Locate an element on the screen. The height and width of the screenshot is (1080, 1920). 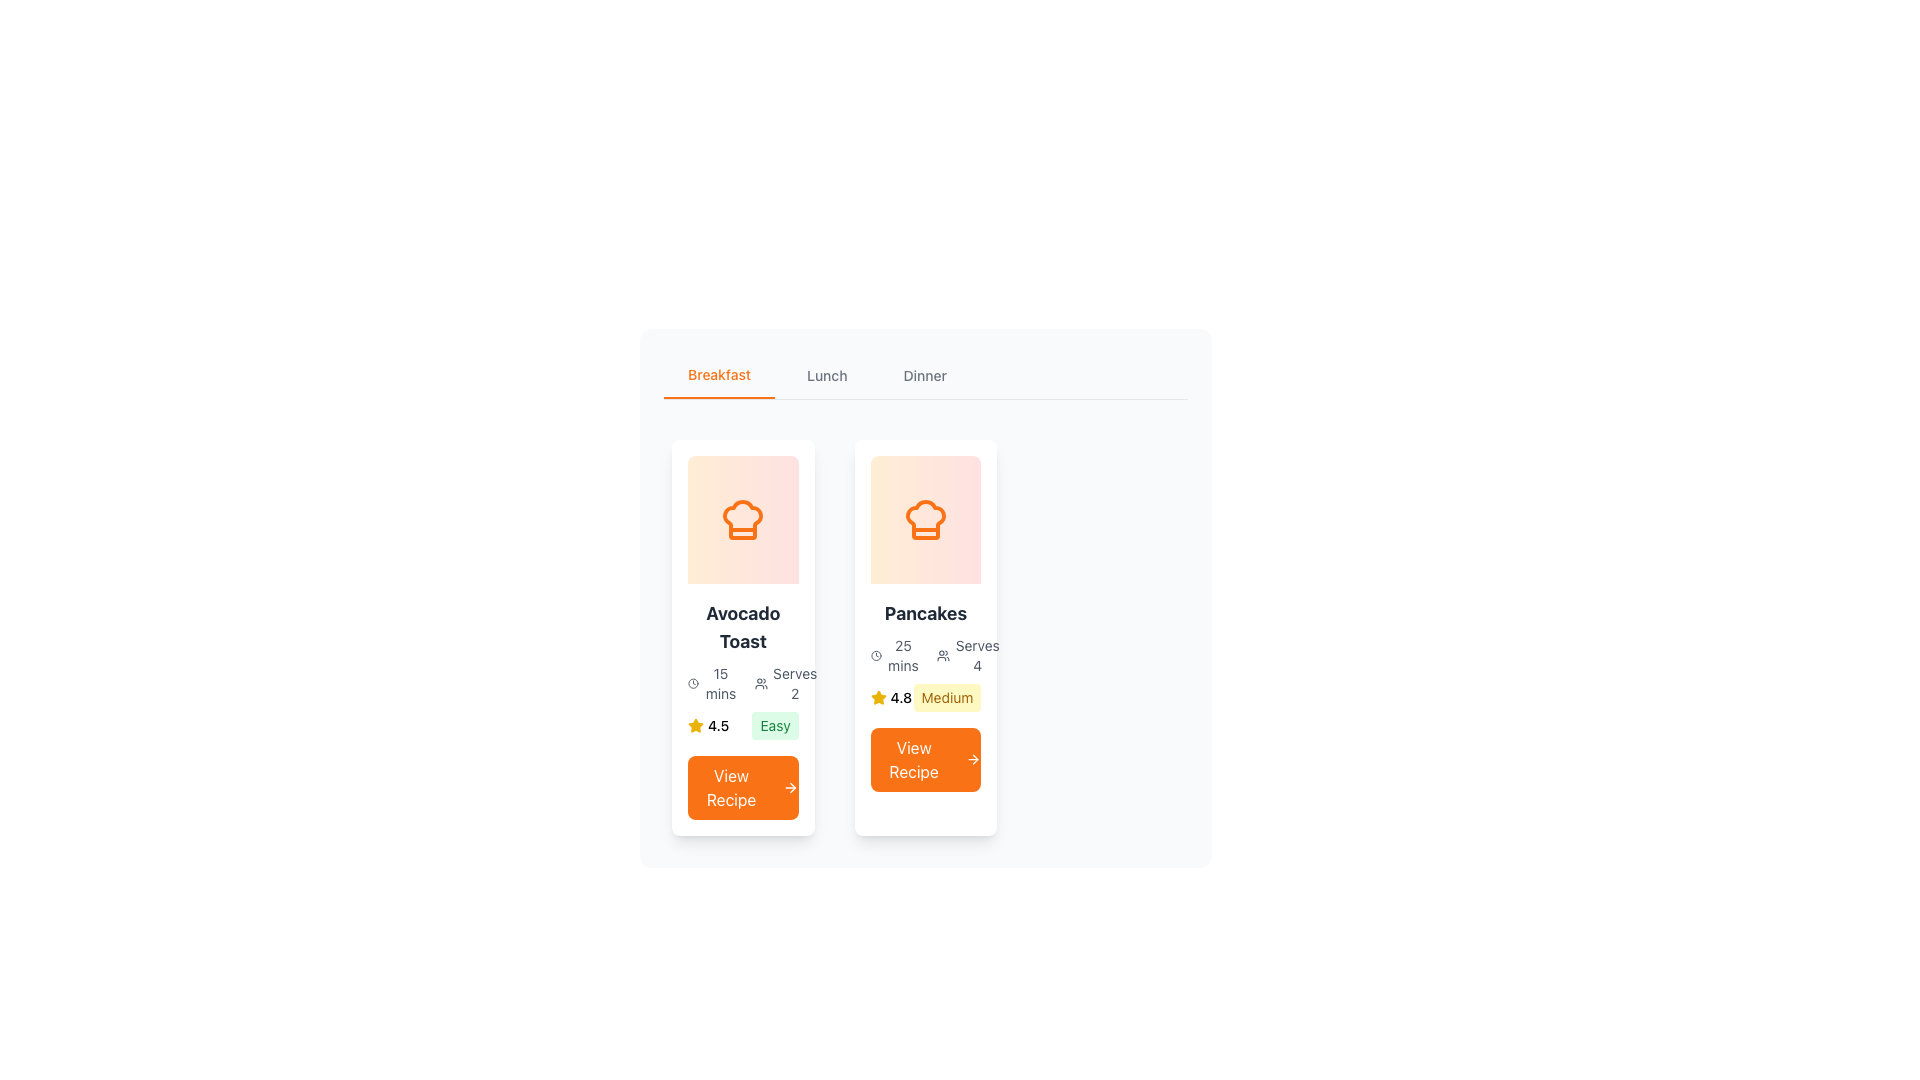
the Navigation tab group located centrally at the top of the recipe section is located at coordinates (925, 375).